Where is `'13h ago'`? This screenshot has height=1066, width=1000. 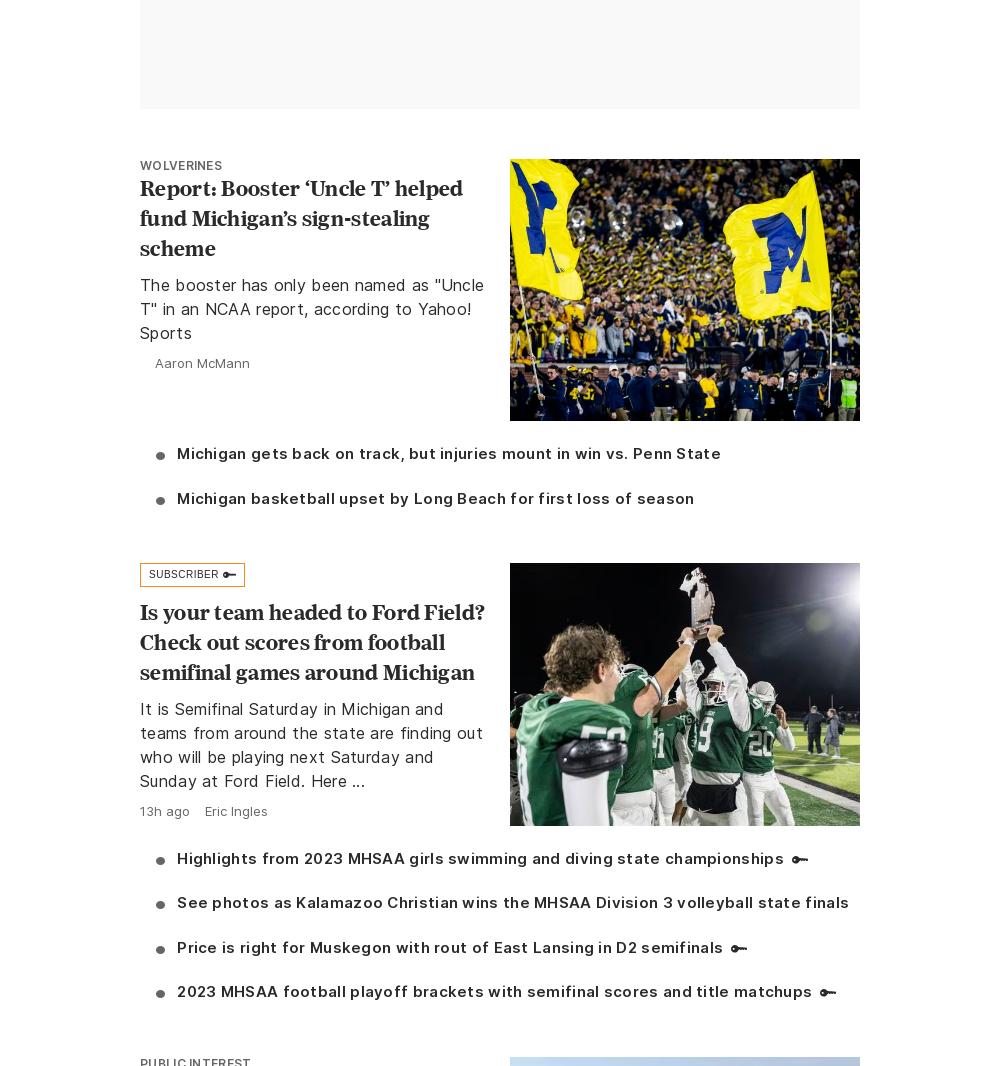
'13h ago' is located at coordinates (165, 811).